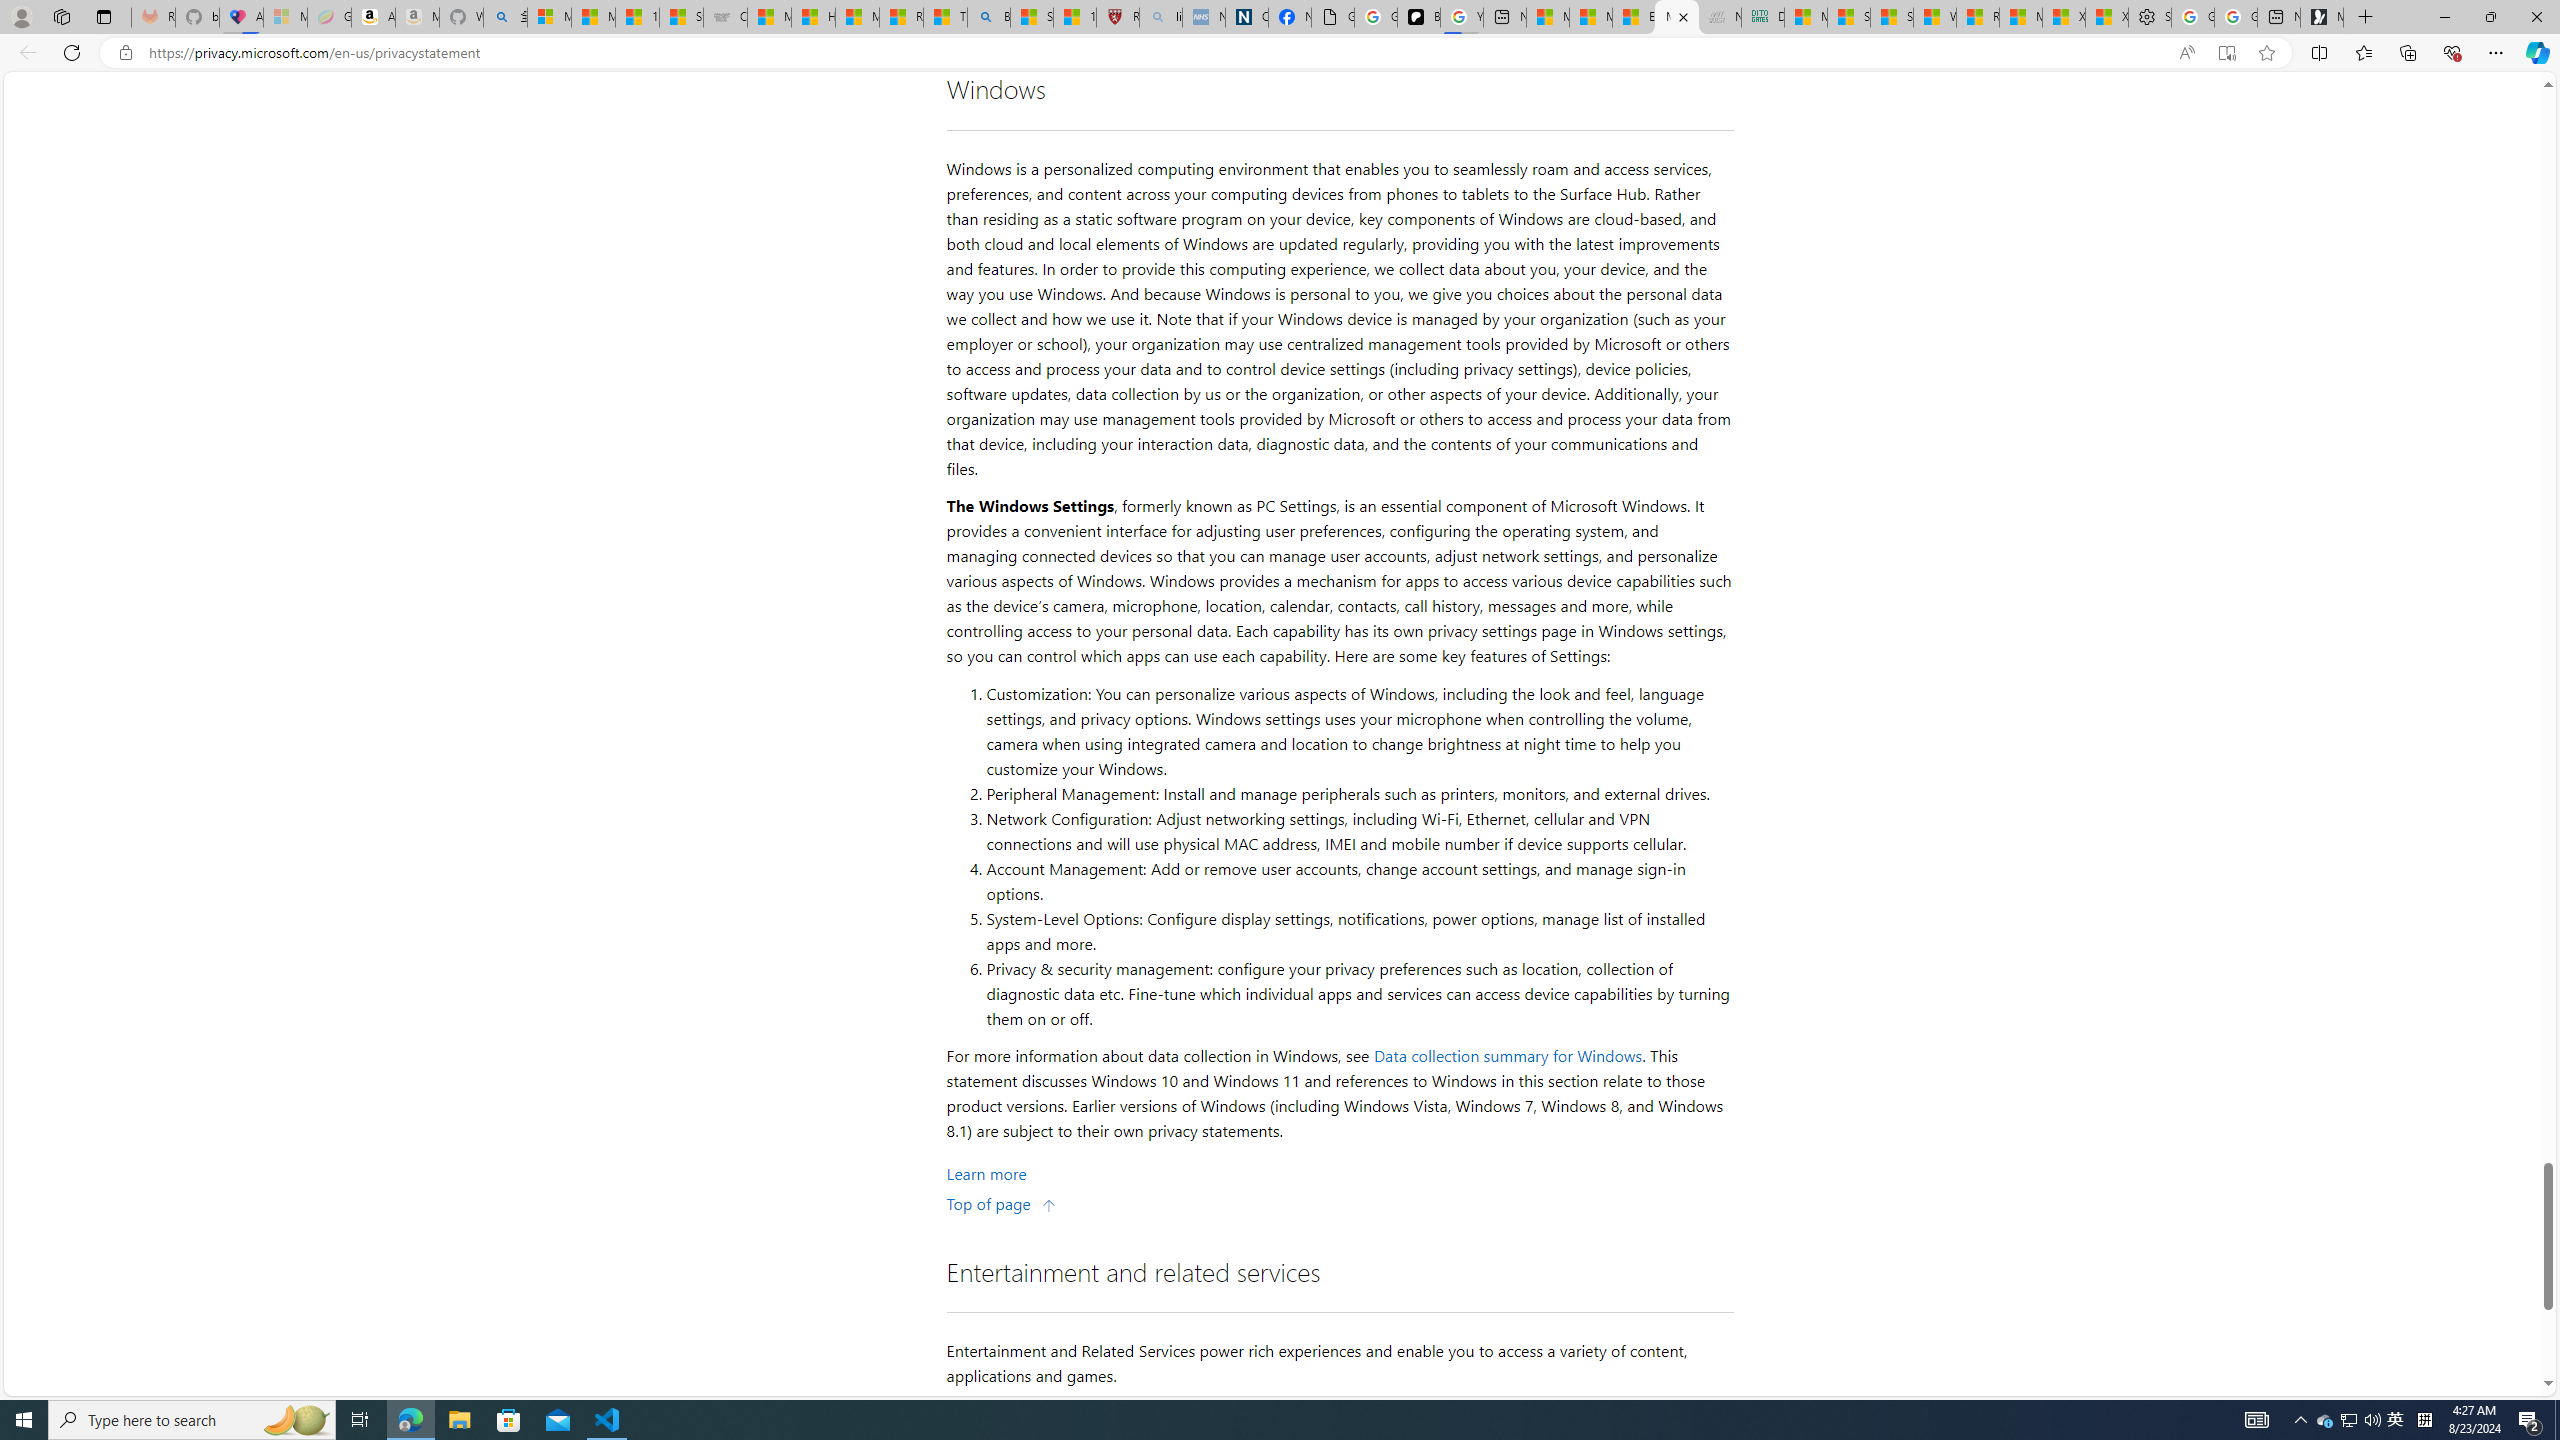 The height and width of the screenshot is (1440, 2560). I want to click on 'Data collection summary for Windows', so click(1507, 1056).